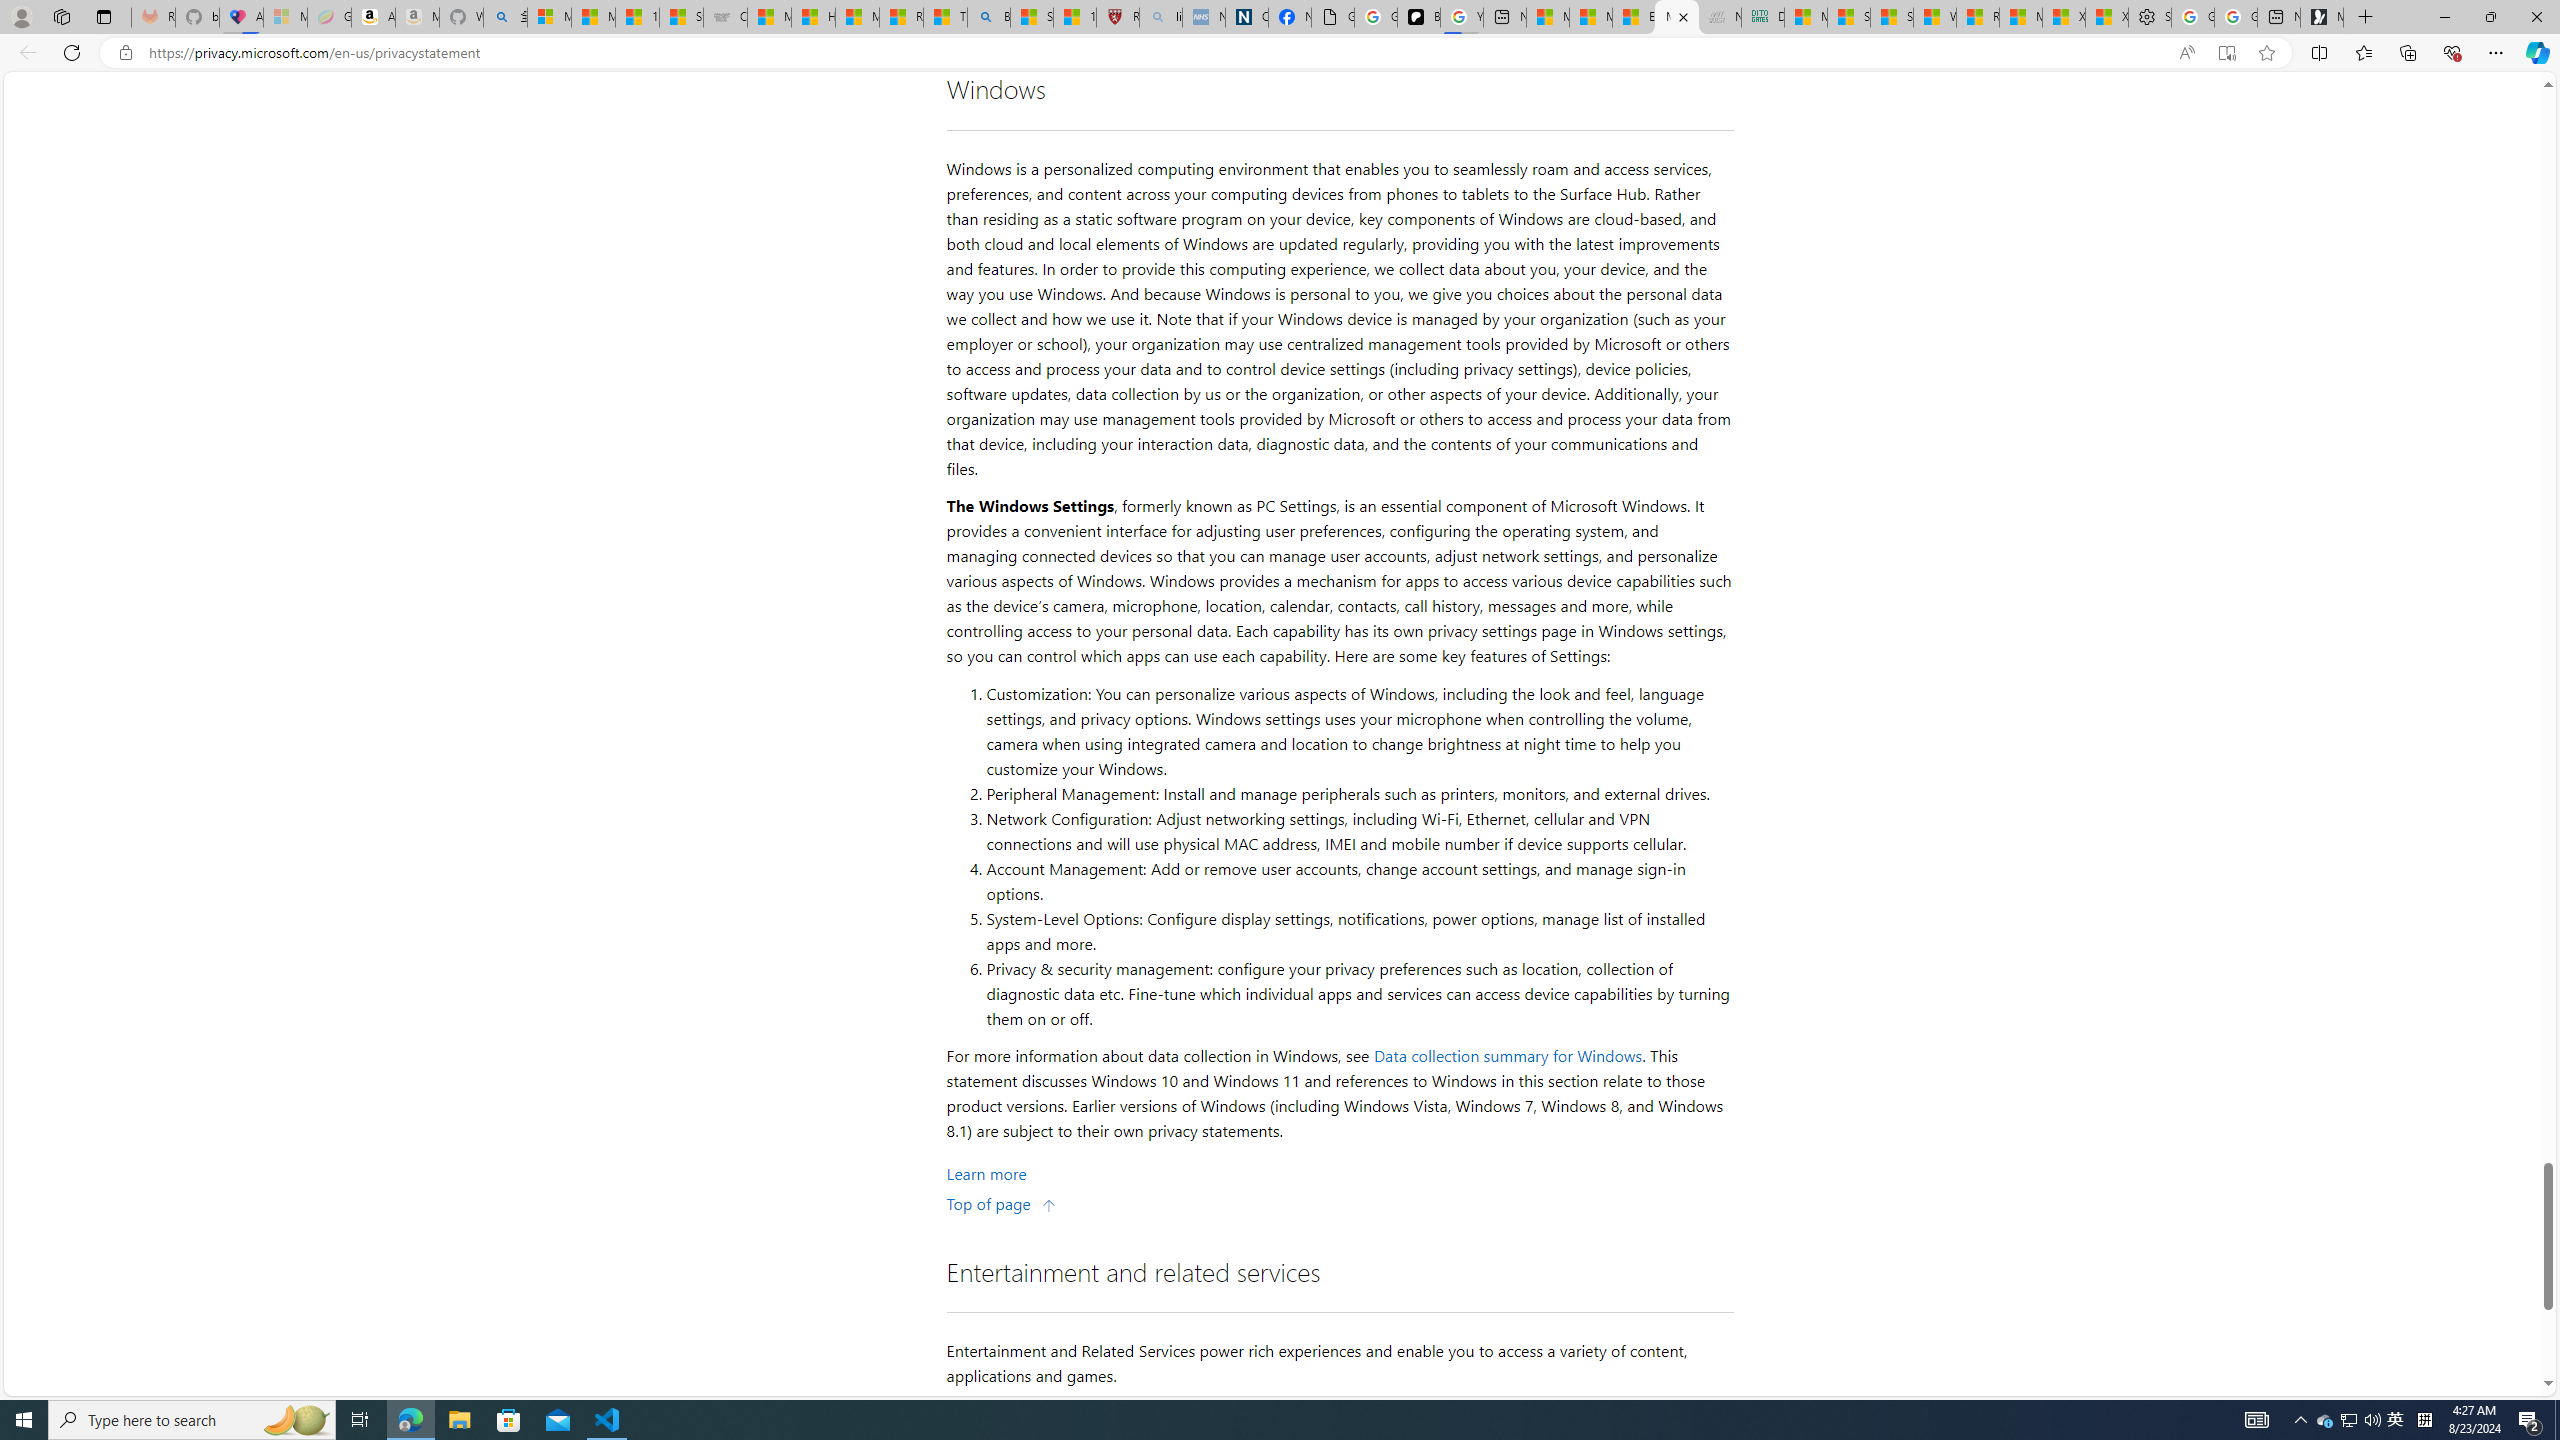 The height and width of the screenshot is (1440, 2560). I want to click on 'Data collection summary for Windows', so click(1507, 1056).